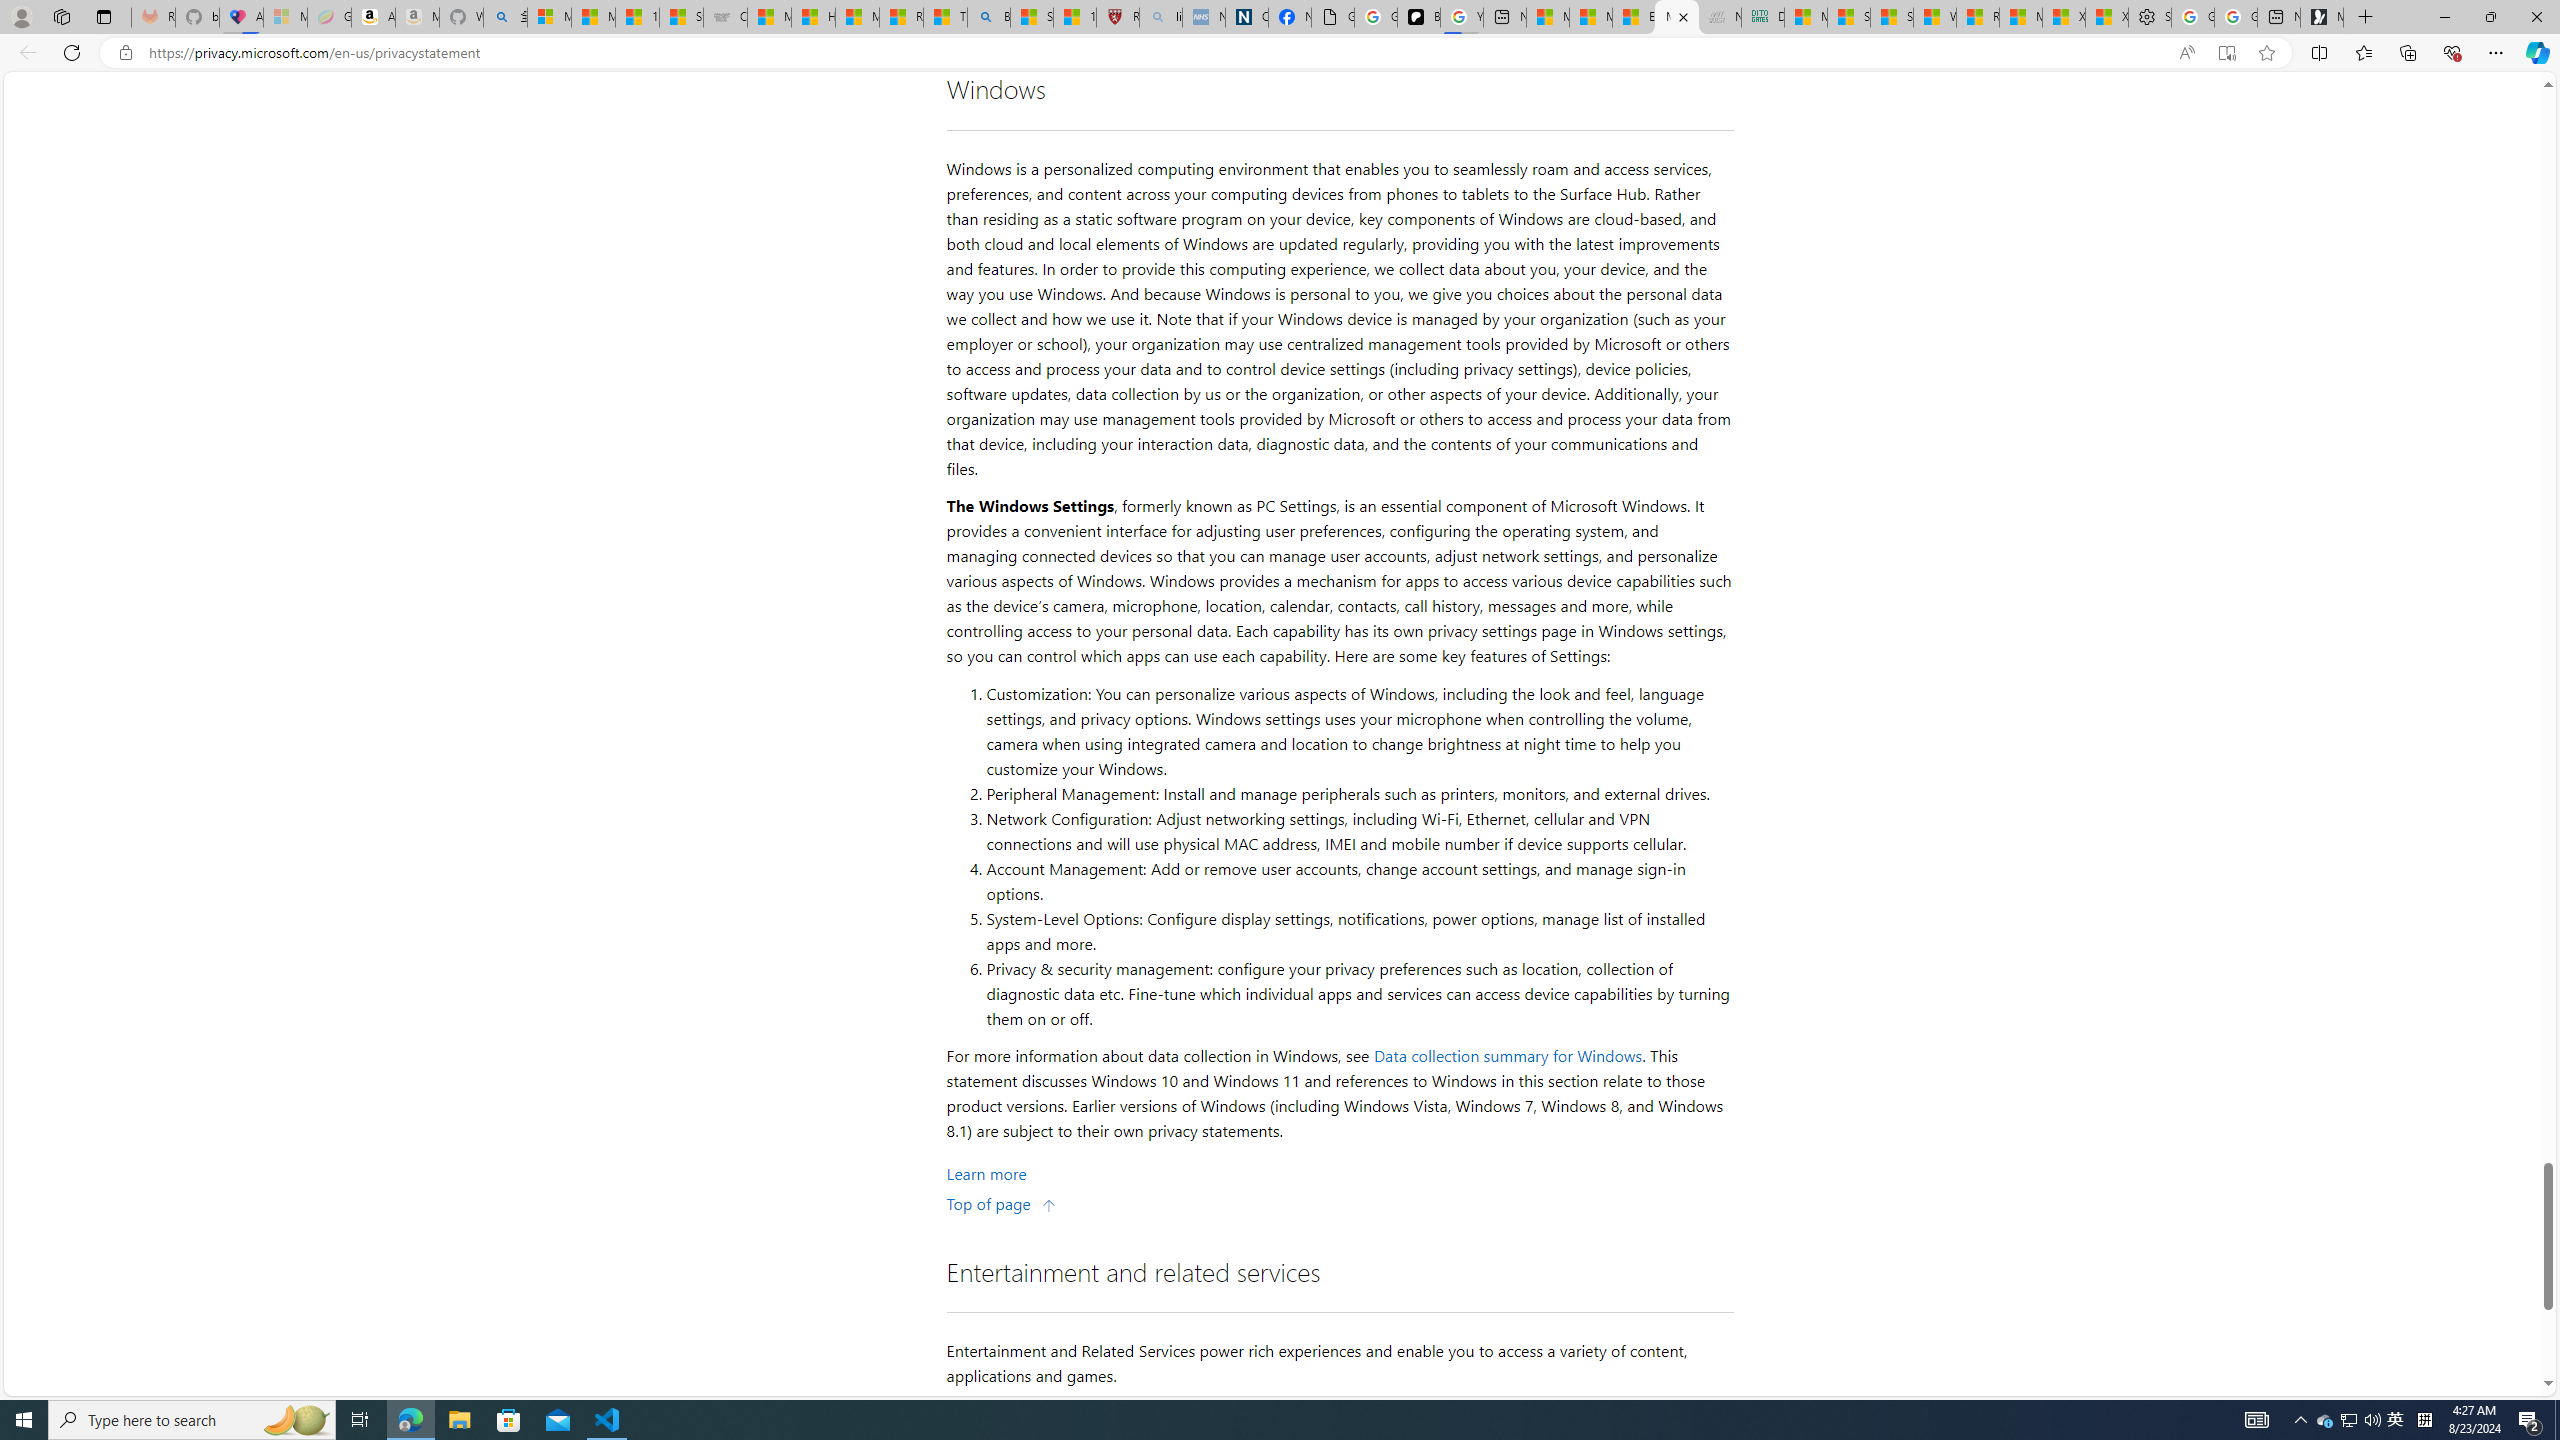 The height and width of the screenshot is (1440, 2560). I want to click on 'Data collection summary for Windows', so click(1507, 1056).